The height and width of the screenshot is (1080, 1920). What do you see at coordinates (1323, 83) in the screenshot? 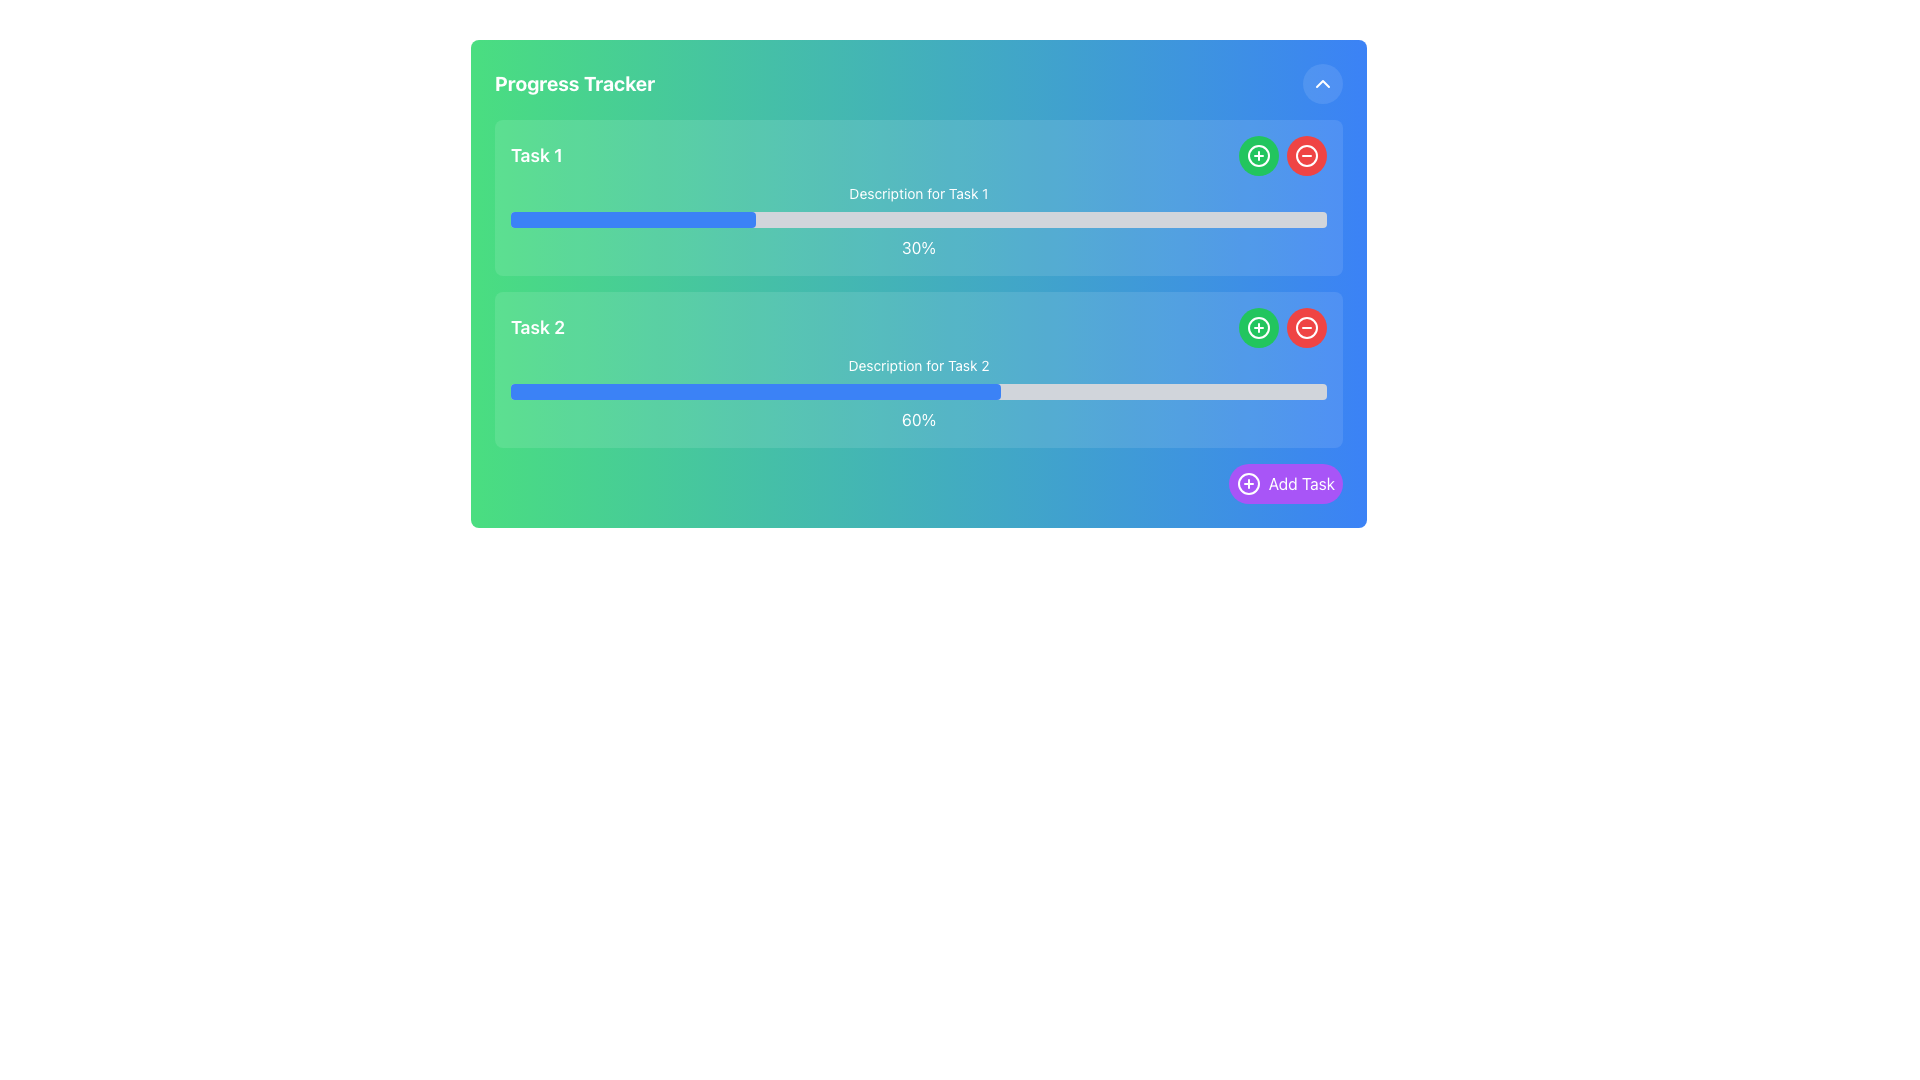
I see `the button located at the top-right corner of the main card, which has a circular icon with a white background and a chevron` at bounding box center [1323, 83].